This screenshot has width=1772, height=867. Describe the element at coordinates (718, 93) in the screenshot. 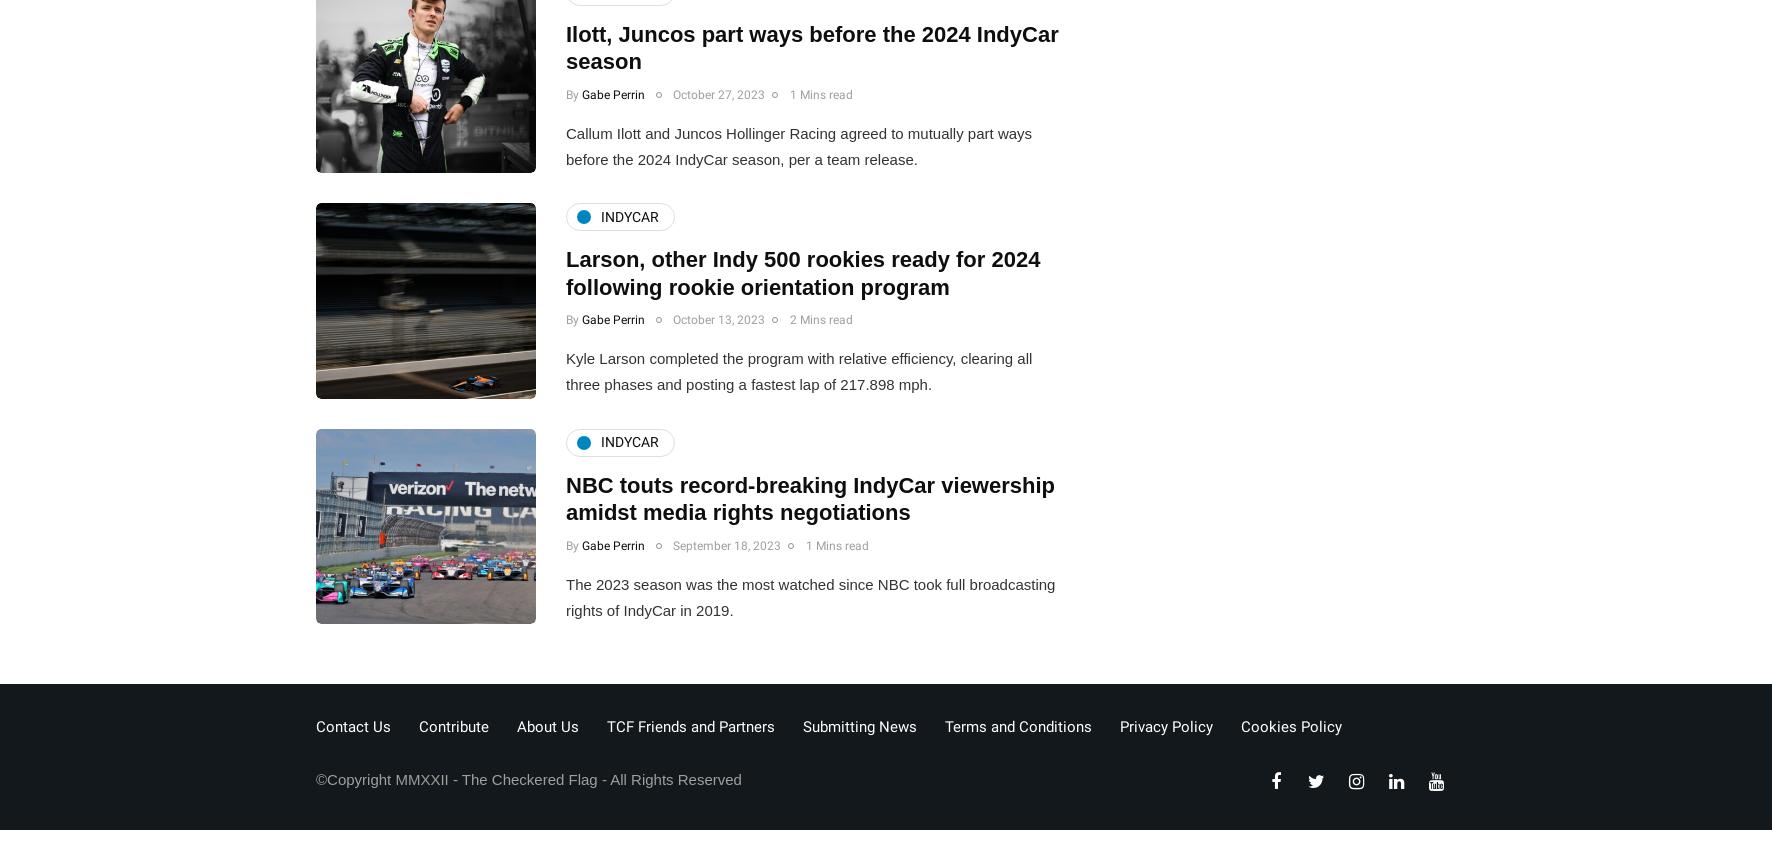

I see `'October 27, 2023'` at that location.